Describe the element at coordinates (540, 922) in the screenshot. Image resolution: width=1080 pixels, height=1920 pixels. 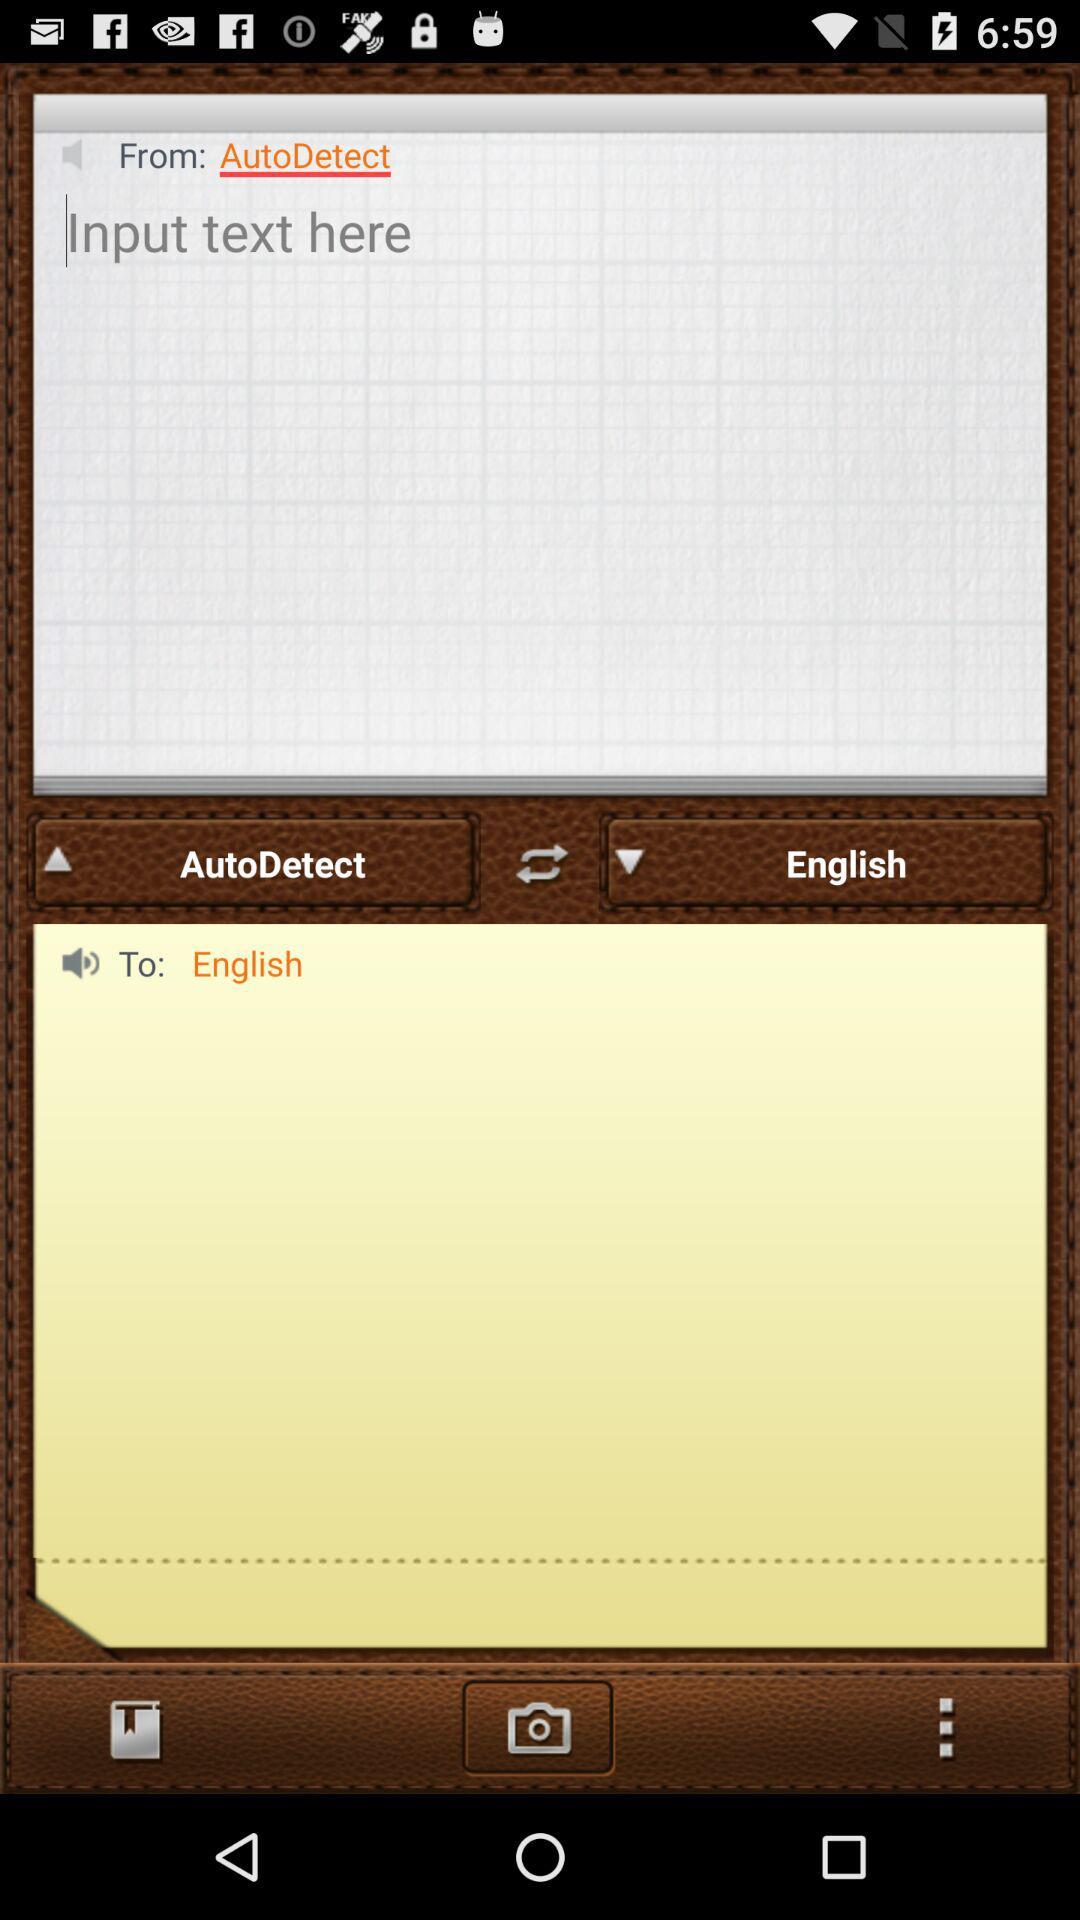
I see `the repeat icon` at that location.